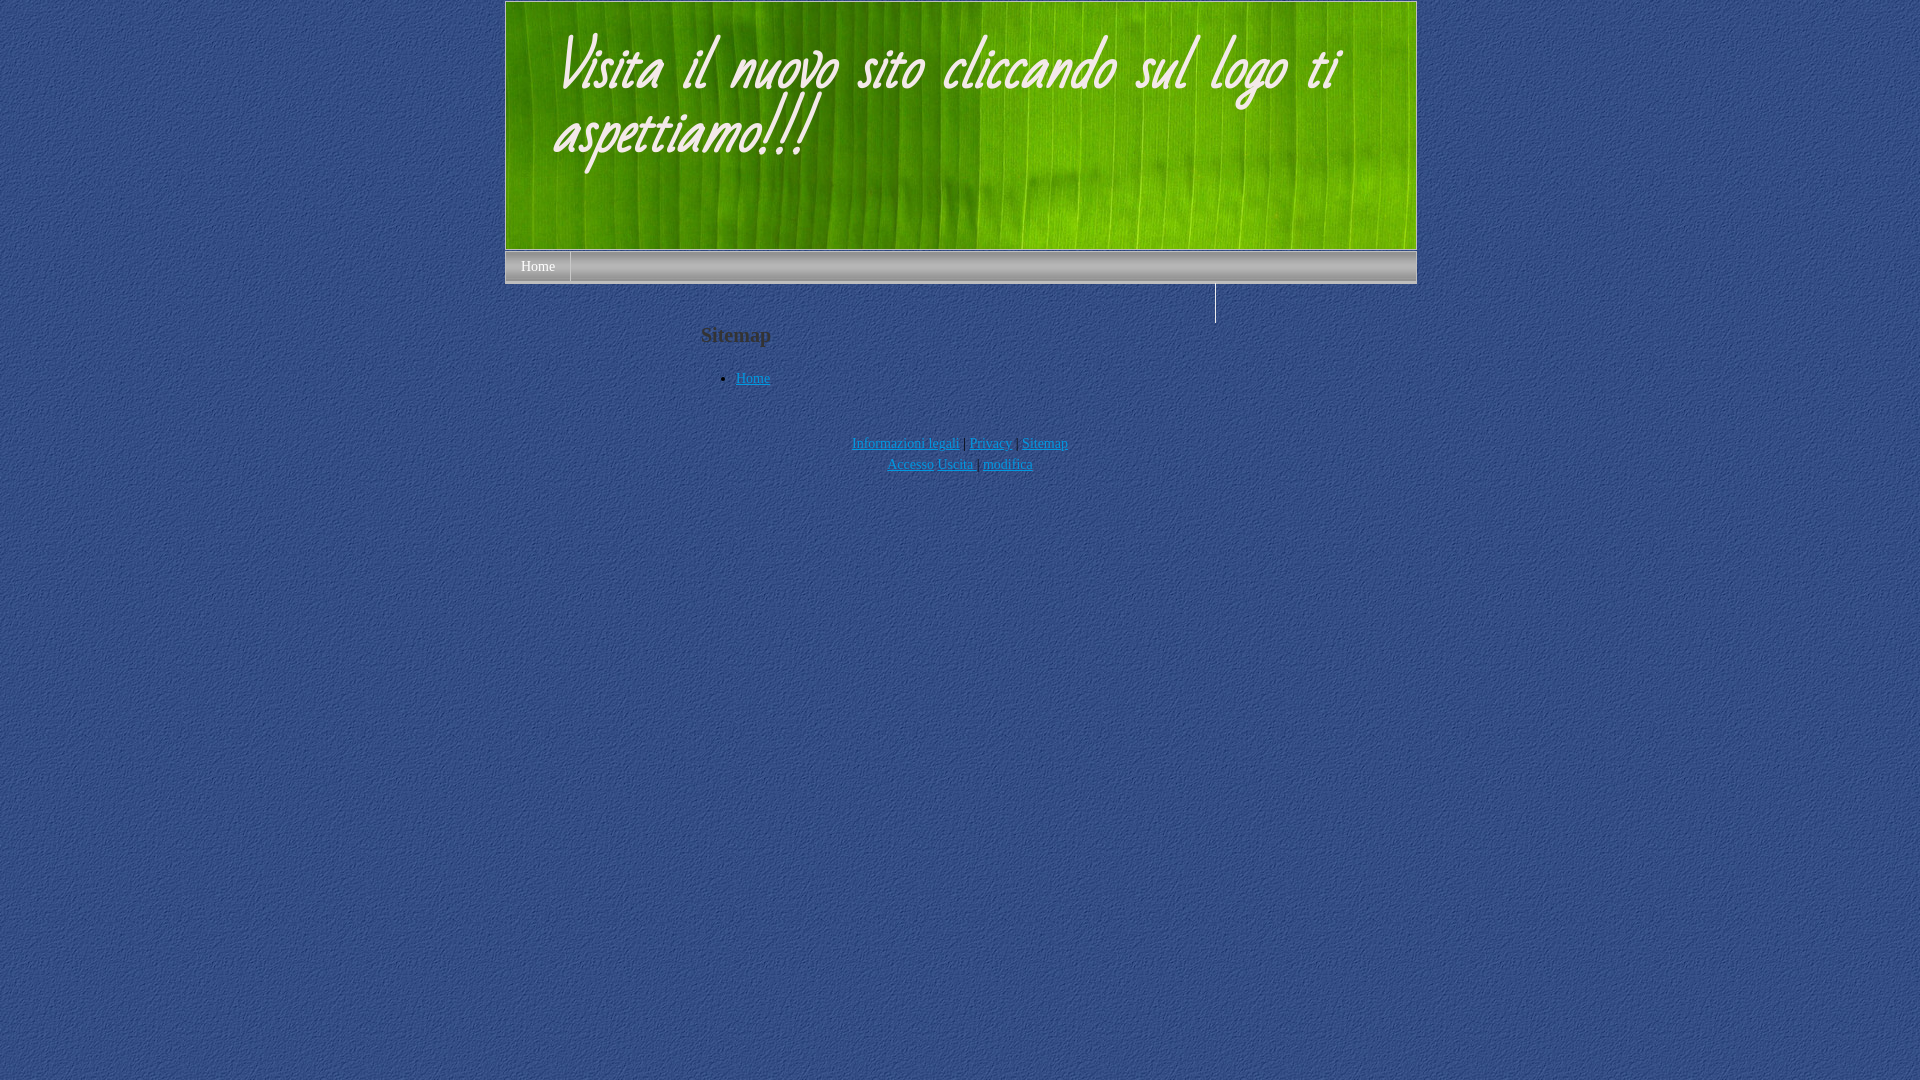  Describe the element at coordinates (905, 442) in the screenshot. I see `'Informazioni legali'` at that location.